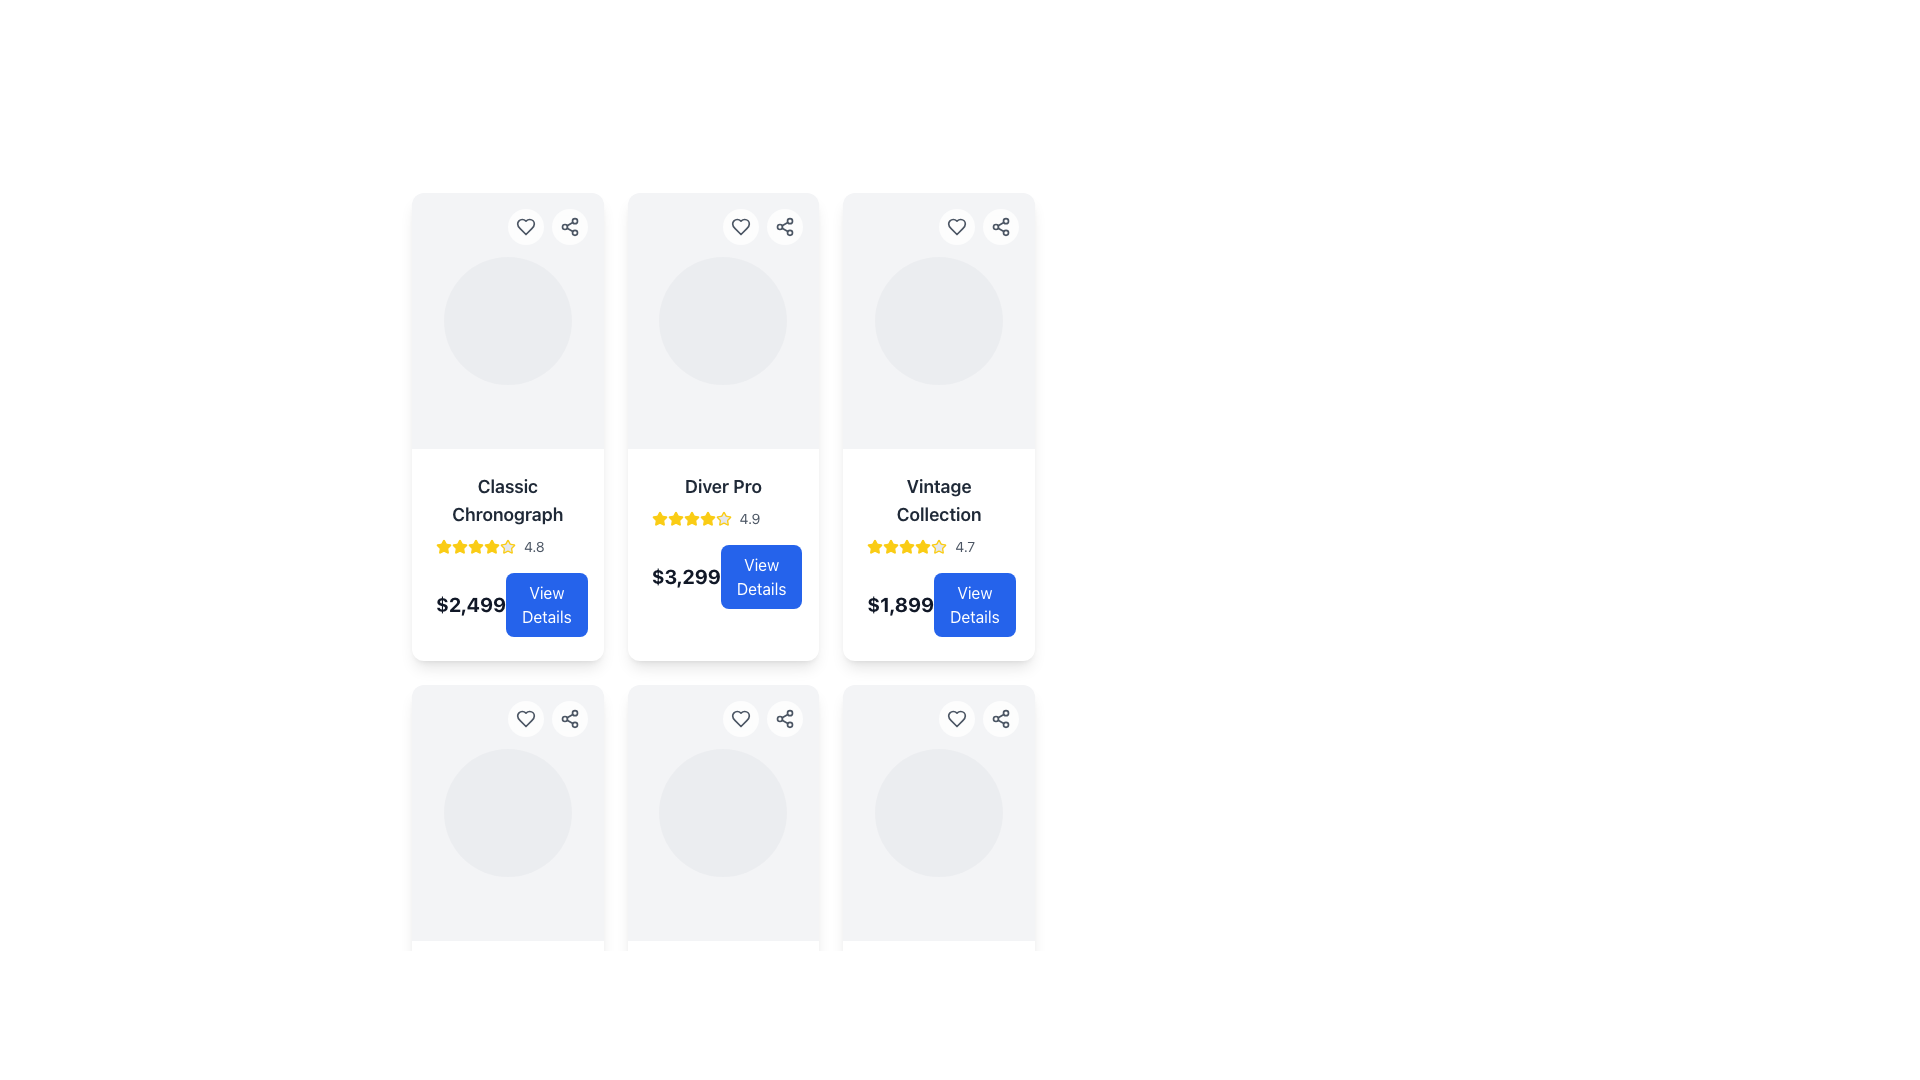  I want to click on the fifth star icon representing the rating level located beneath the 'Classic Chronograph' text in the first card of the grid layout, so click(474, 547).